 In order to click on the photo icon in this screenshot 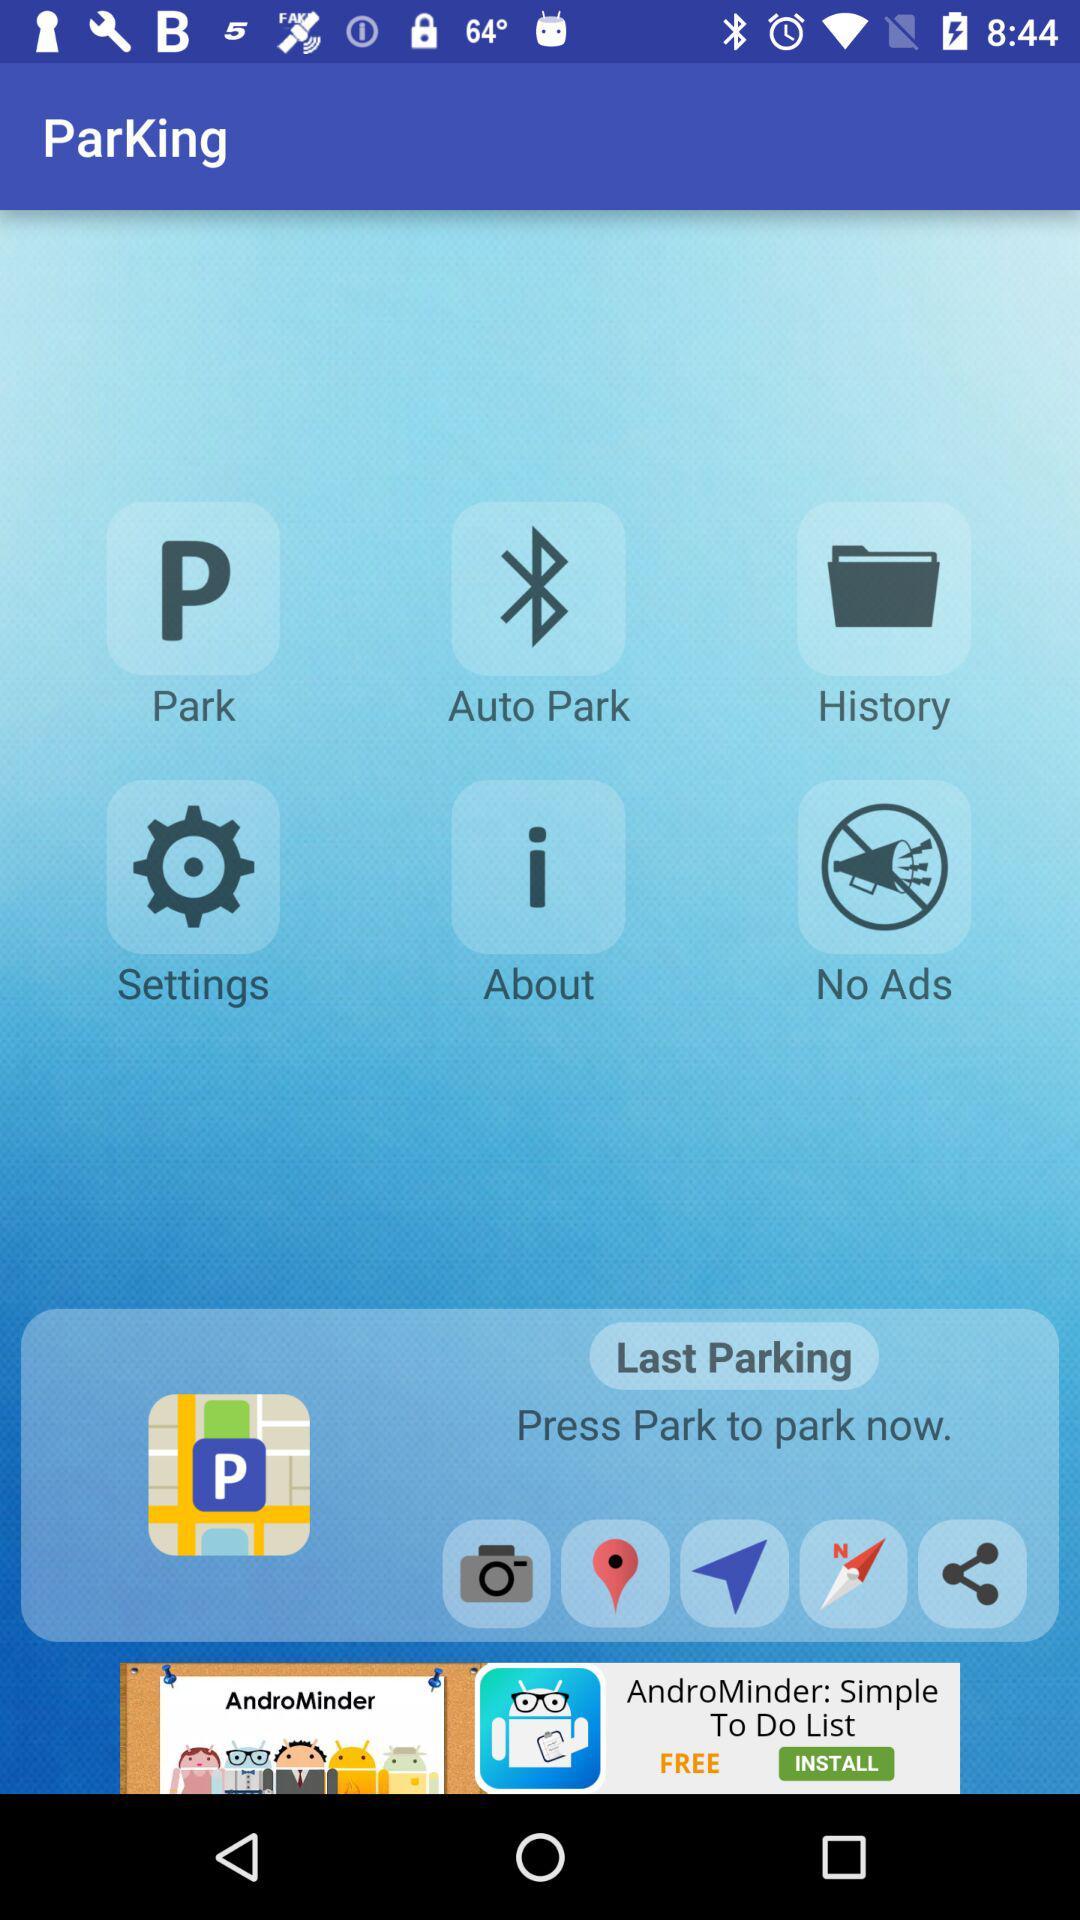, I will do `click(495, 1572)`.